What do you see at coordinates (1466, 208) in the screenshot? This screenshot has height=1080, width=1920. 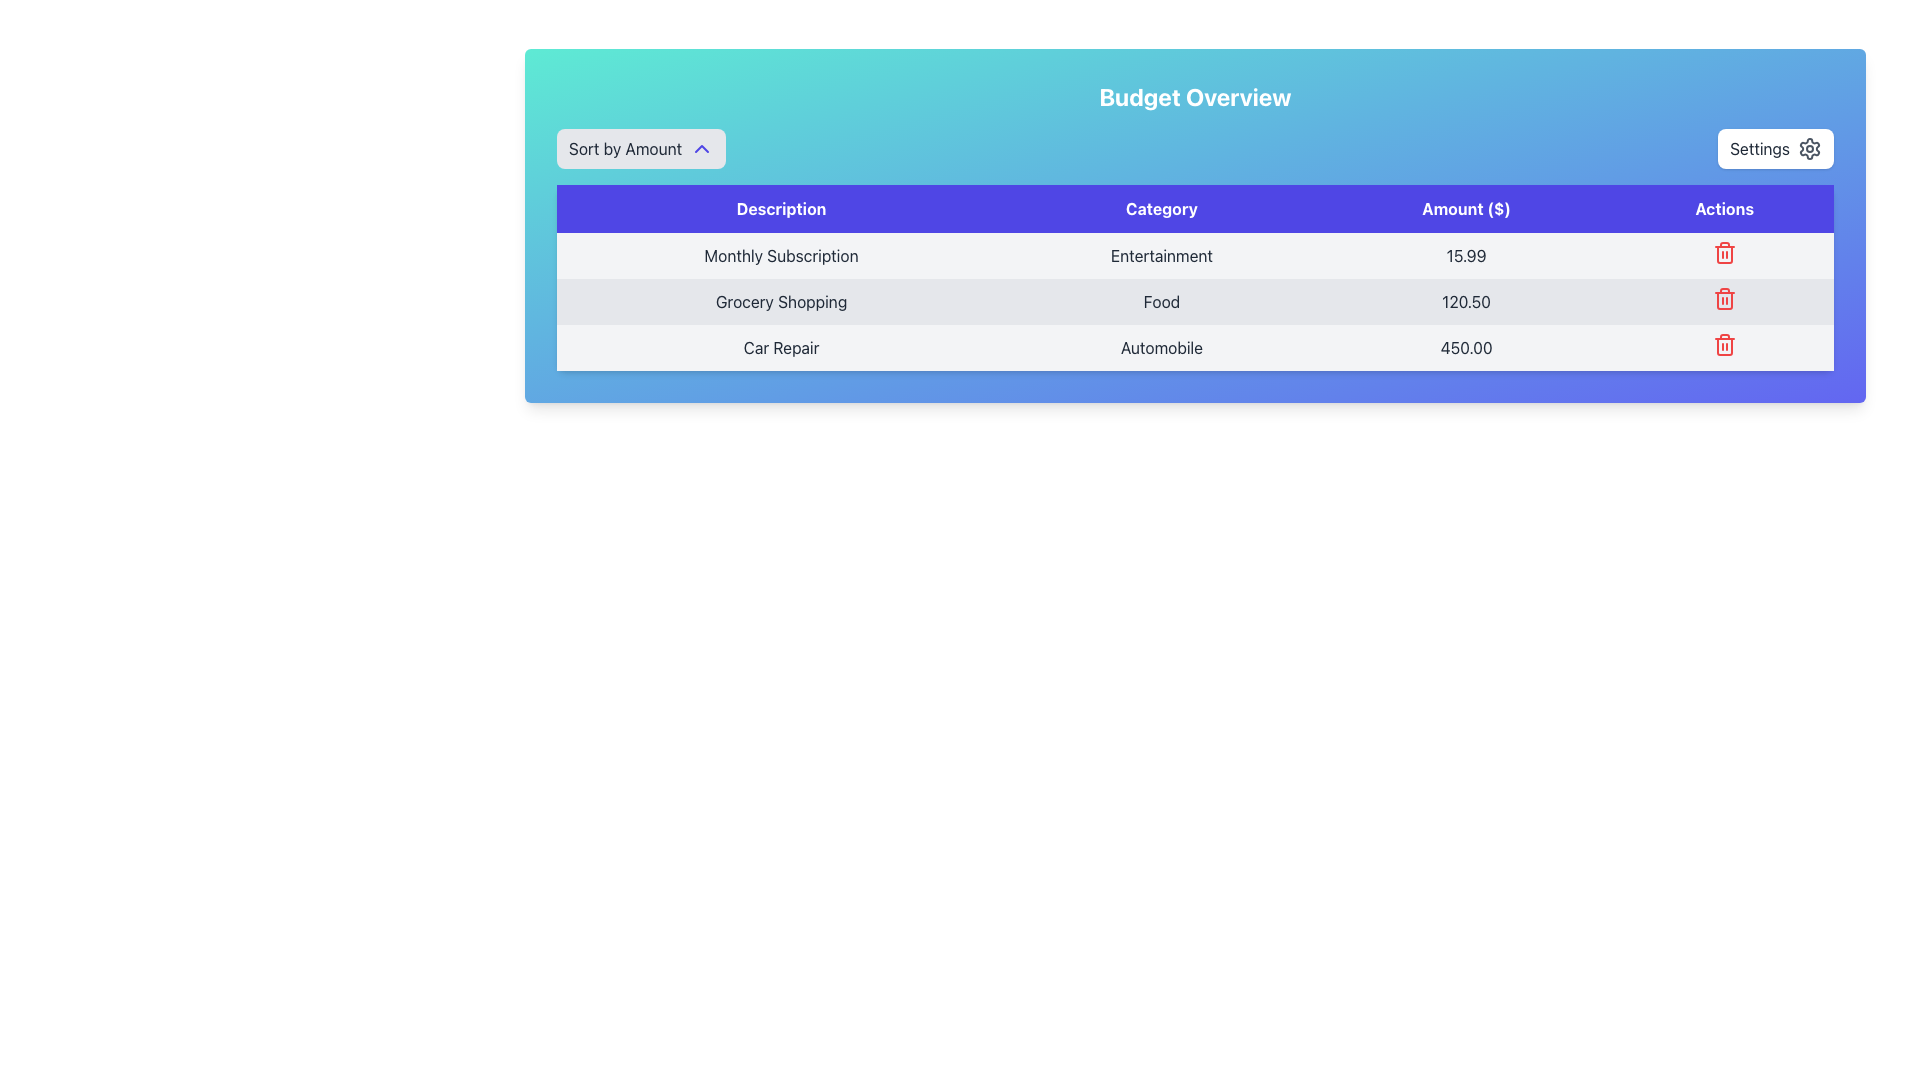 I see `text of the label for the 'Amount ($)' column in the header row of the table located below the 'Budget Overview' title` at bounding box center [1466, 208].